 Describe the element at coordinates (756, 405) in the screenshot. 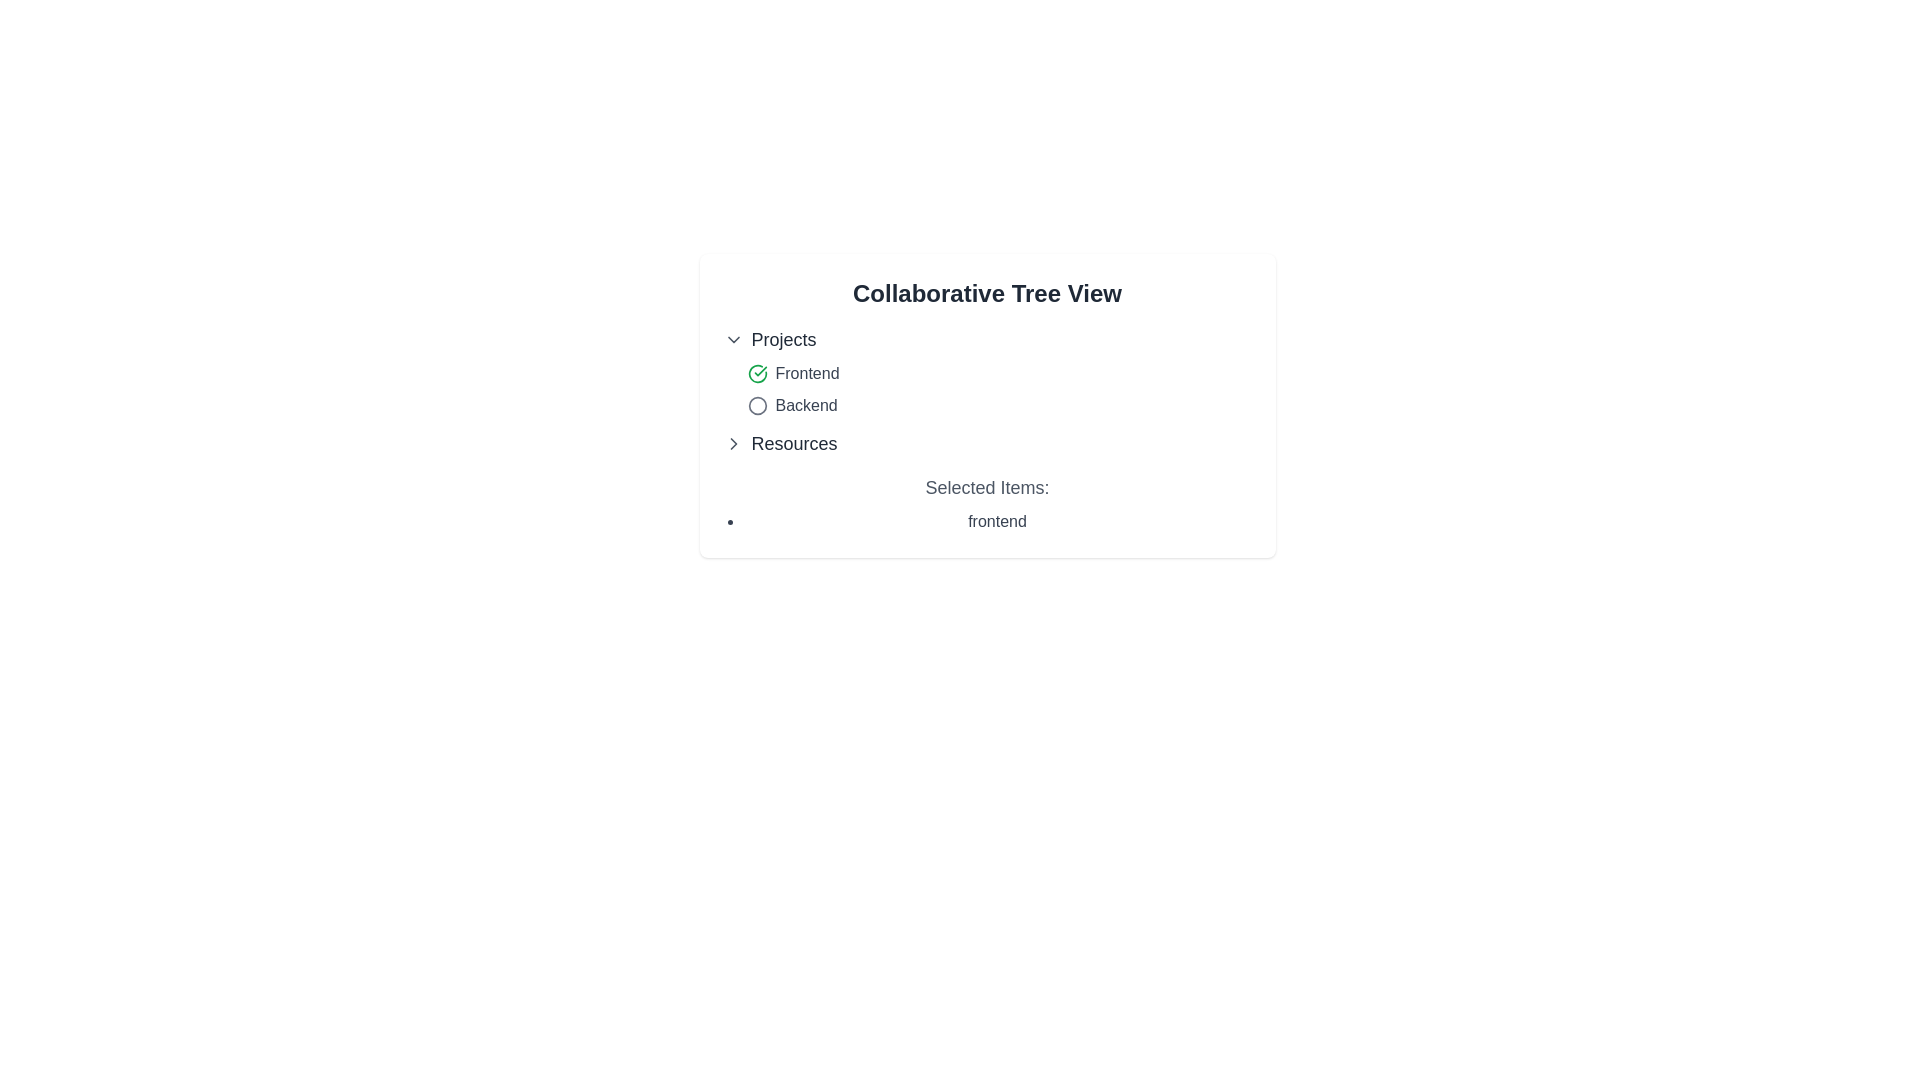

I see `the icon representing the 'Backend' item, which is located in the left section of the interface, to the left of the text 'Backend'` at that location.